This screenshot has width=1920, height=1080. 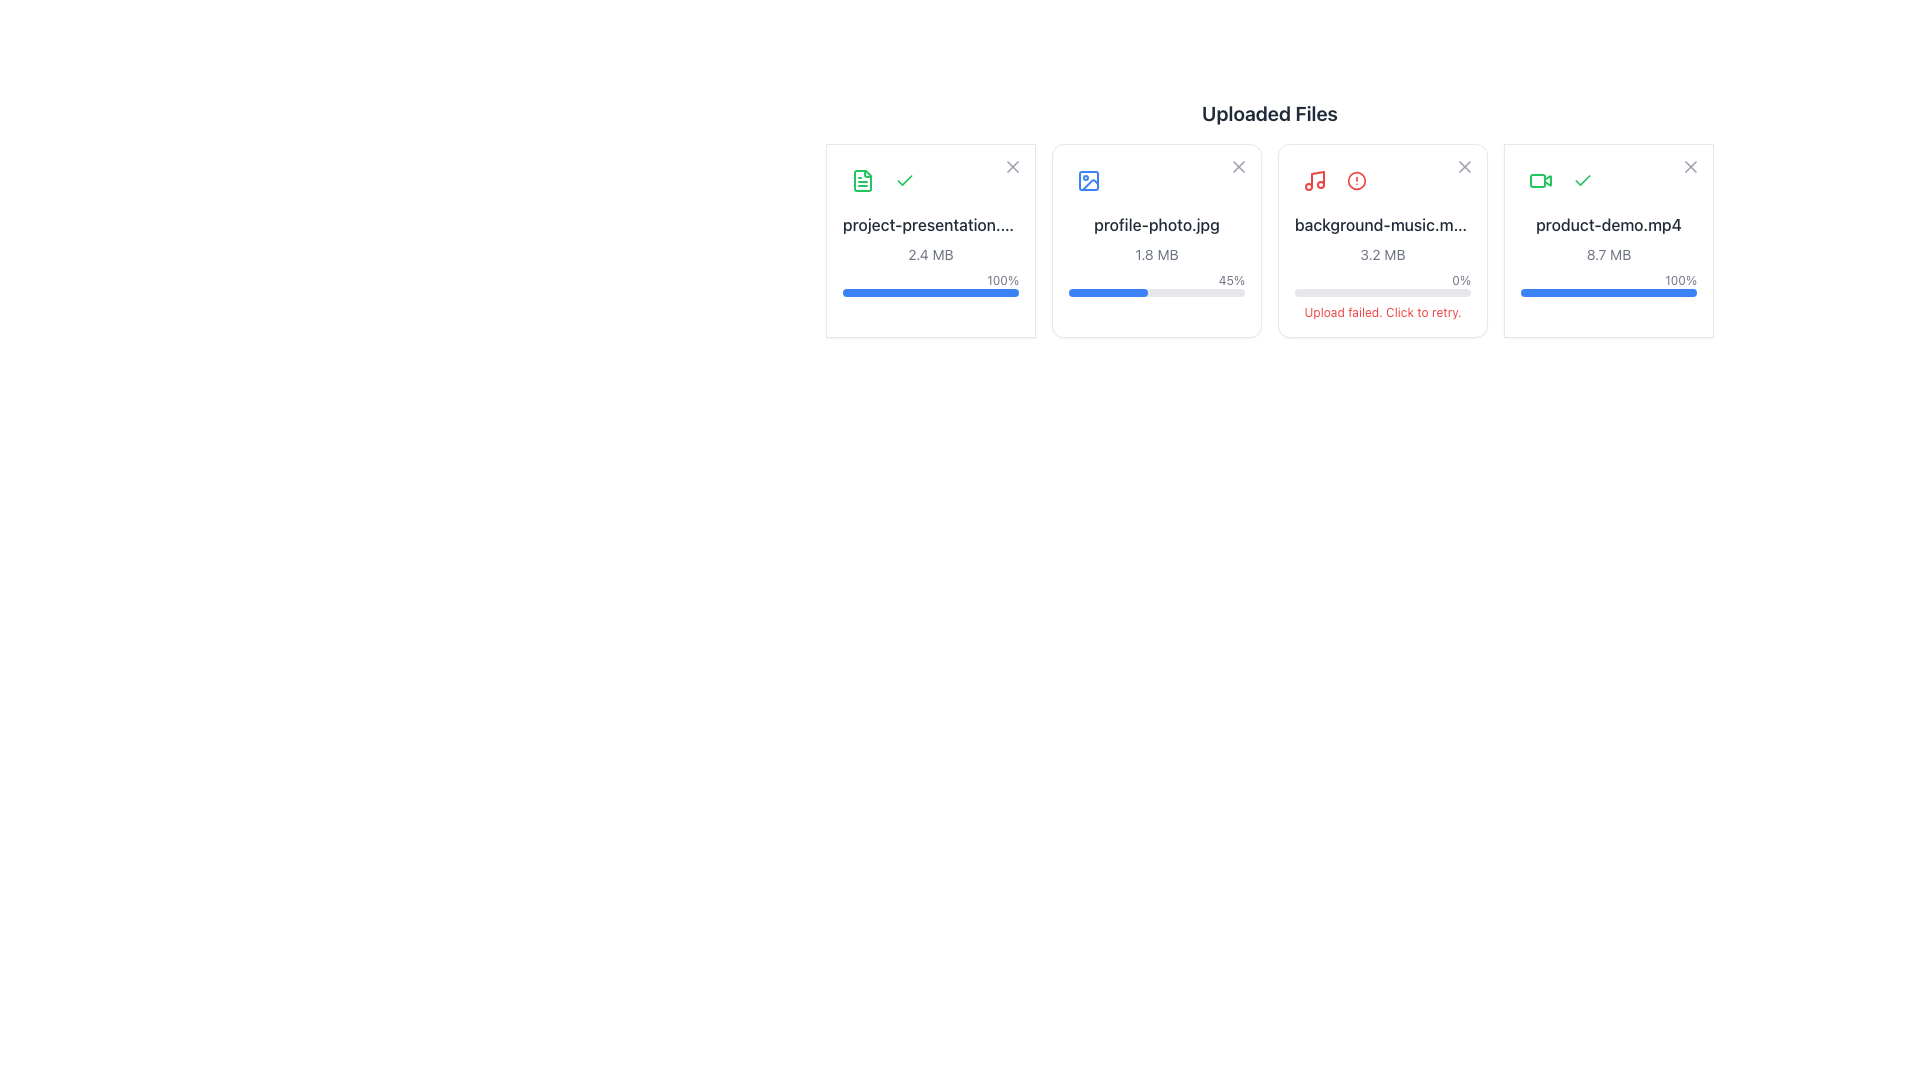 I want to click on the retry link on the third card in the grid, which displays the status of an uploaded file, to reattempt the upload, so click(x=1381, y=239).